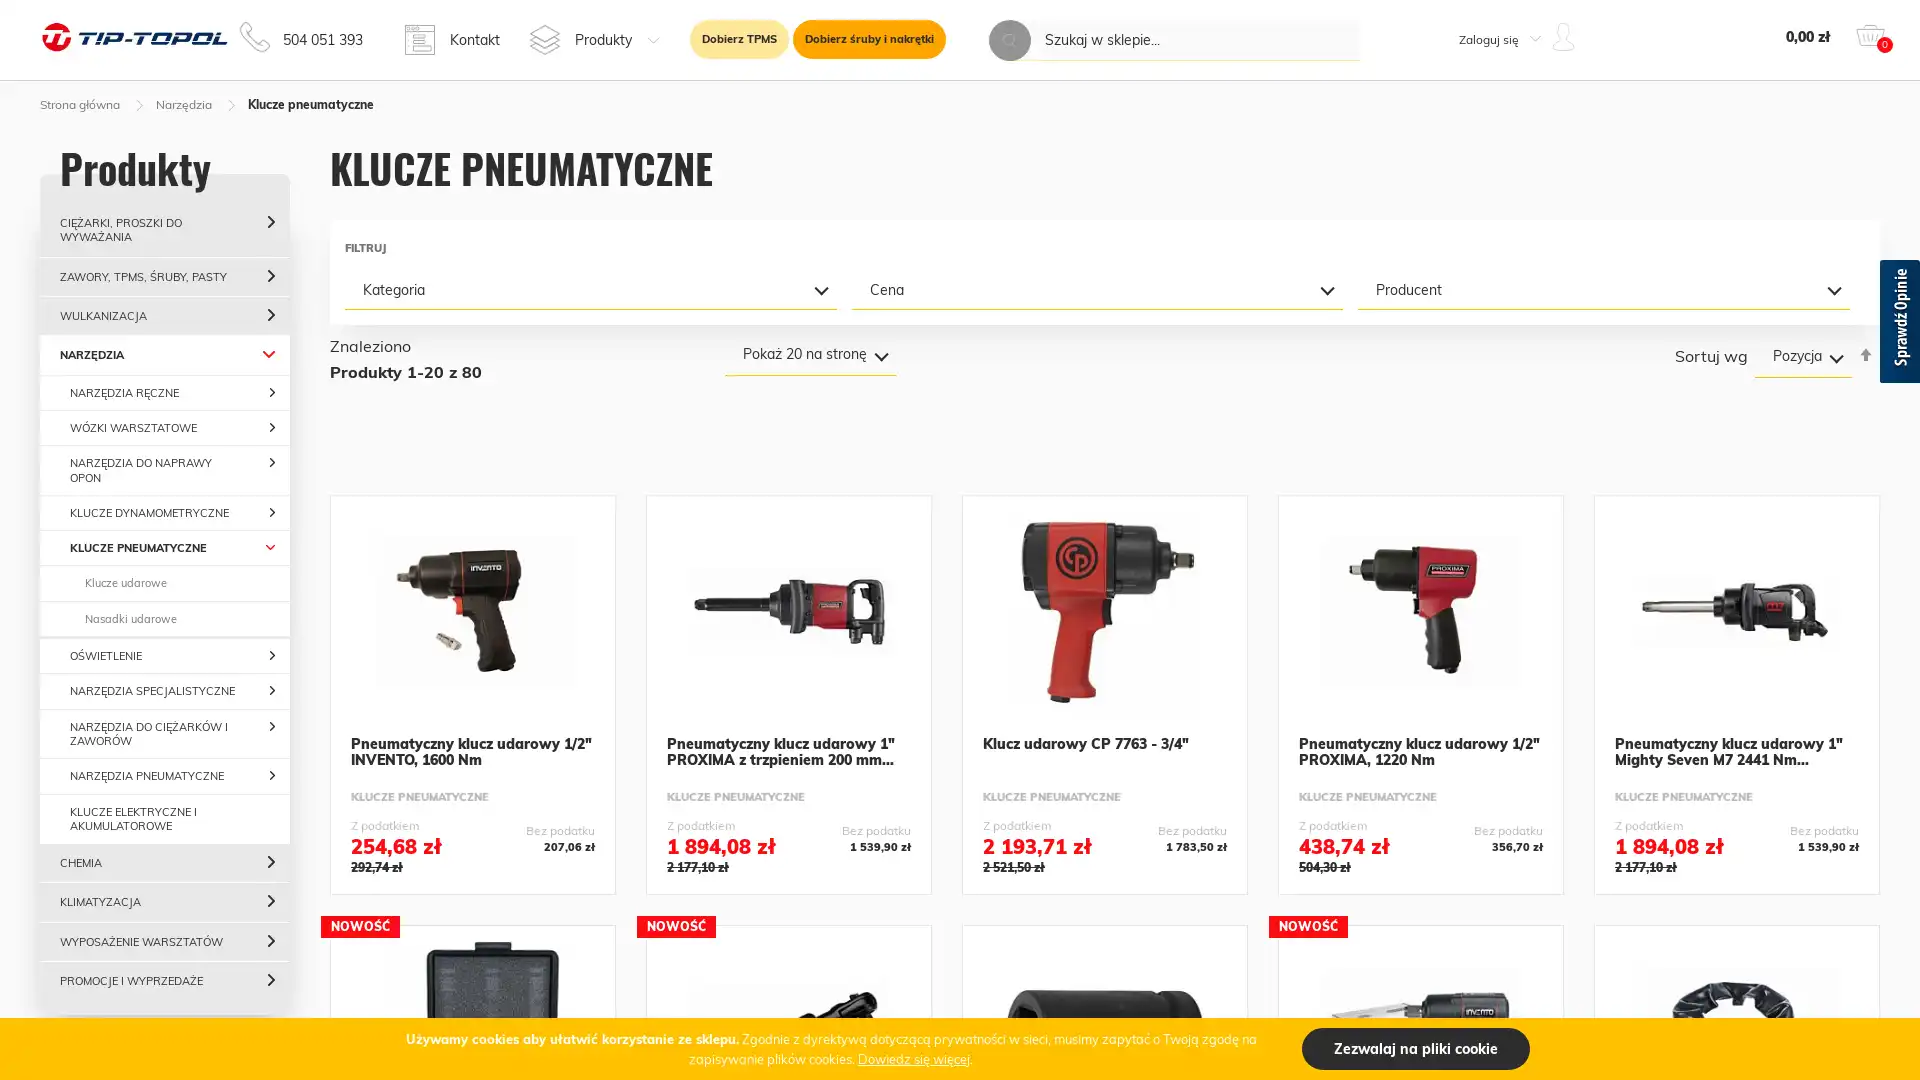 The width and height of the screenshot is (1920, 1080). What do you see at coordinates (472, 866) in the screenshot?
I see `Dodaj do koszyka` at bounding box center [472, 866].